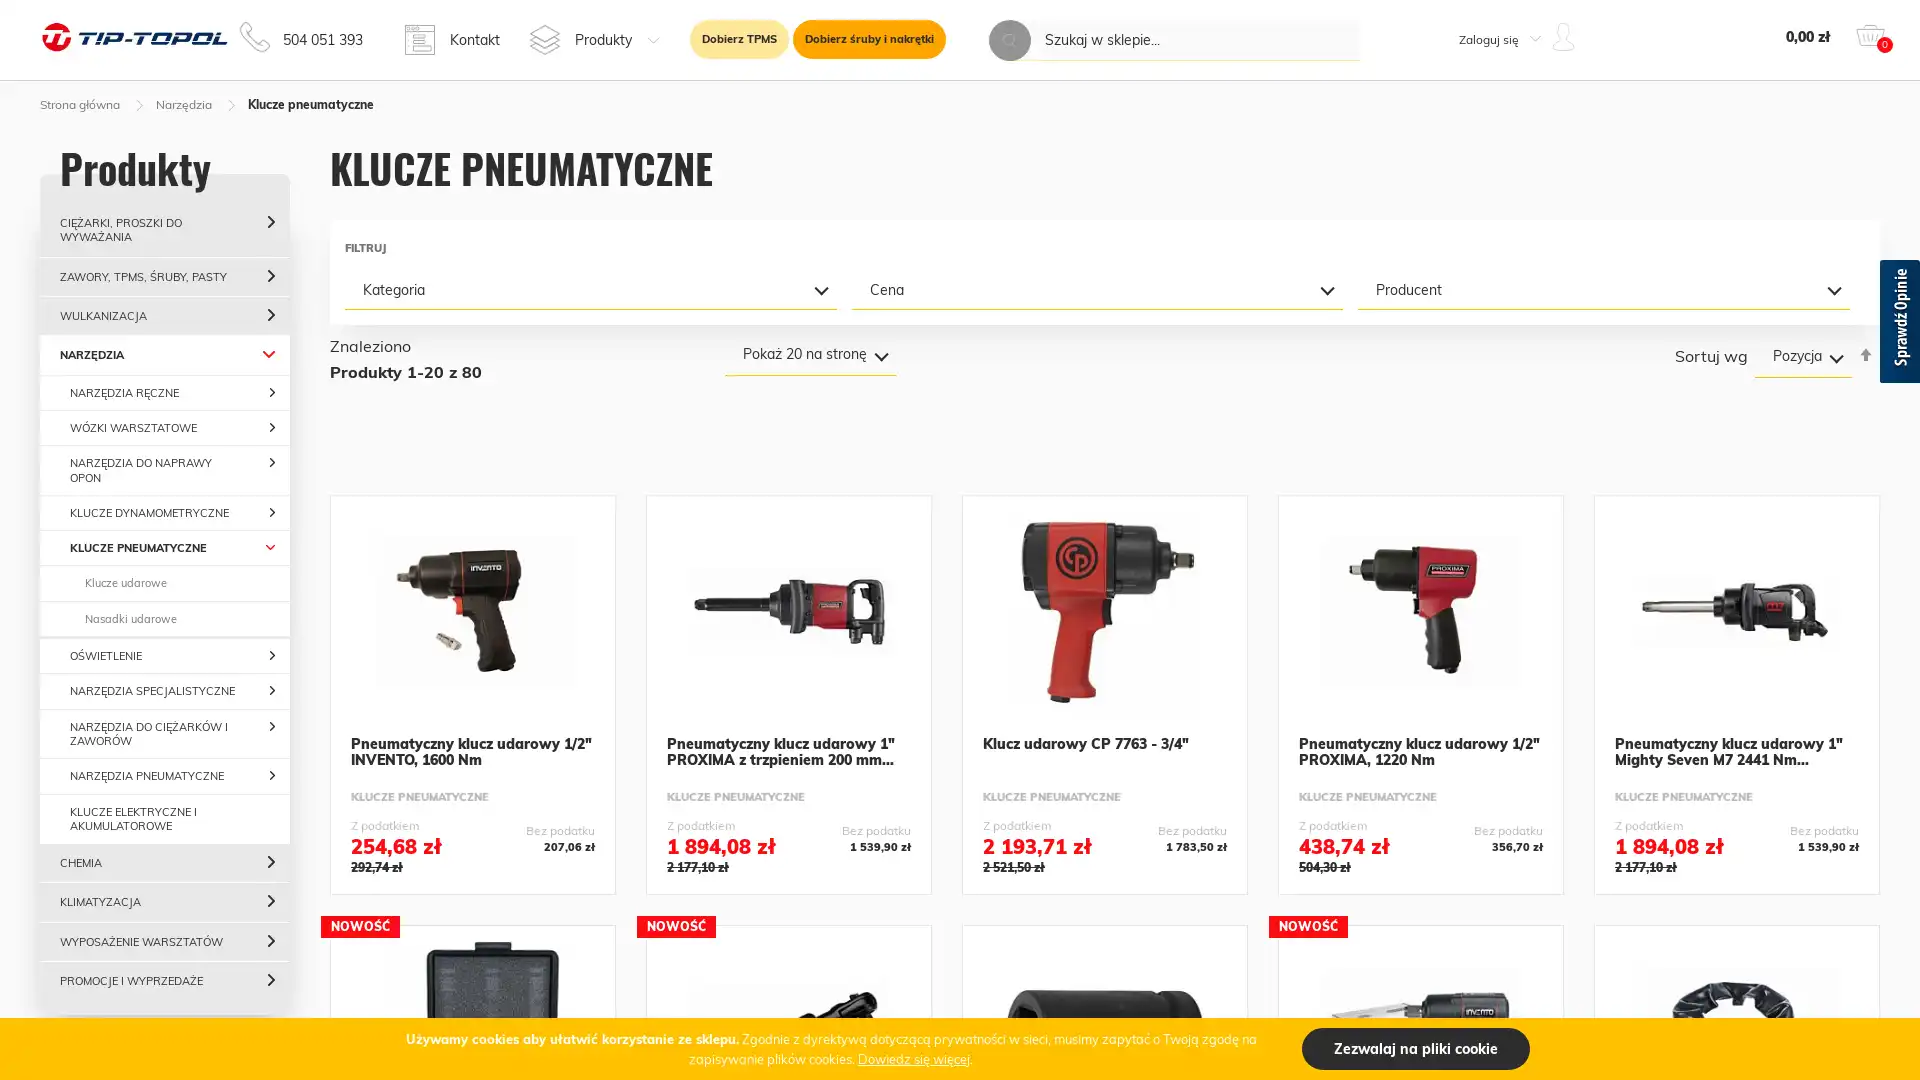 The width and height of the screenshot is (1920, 1080). What do you see at coordinates (472, 866) in the screenshot?
I see `Dodaj do koszyka` at bounding box center [472, 866].